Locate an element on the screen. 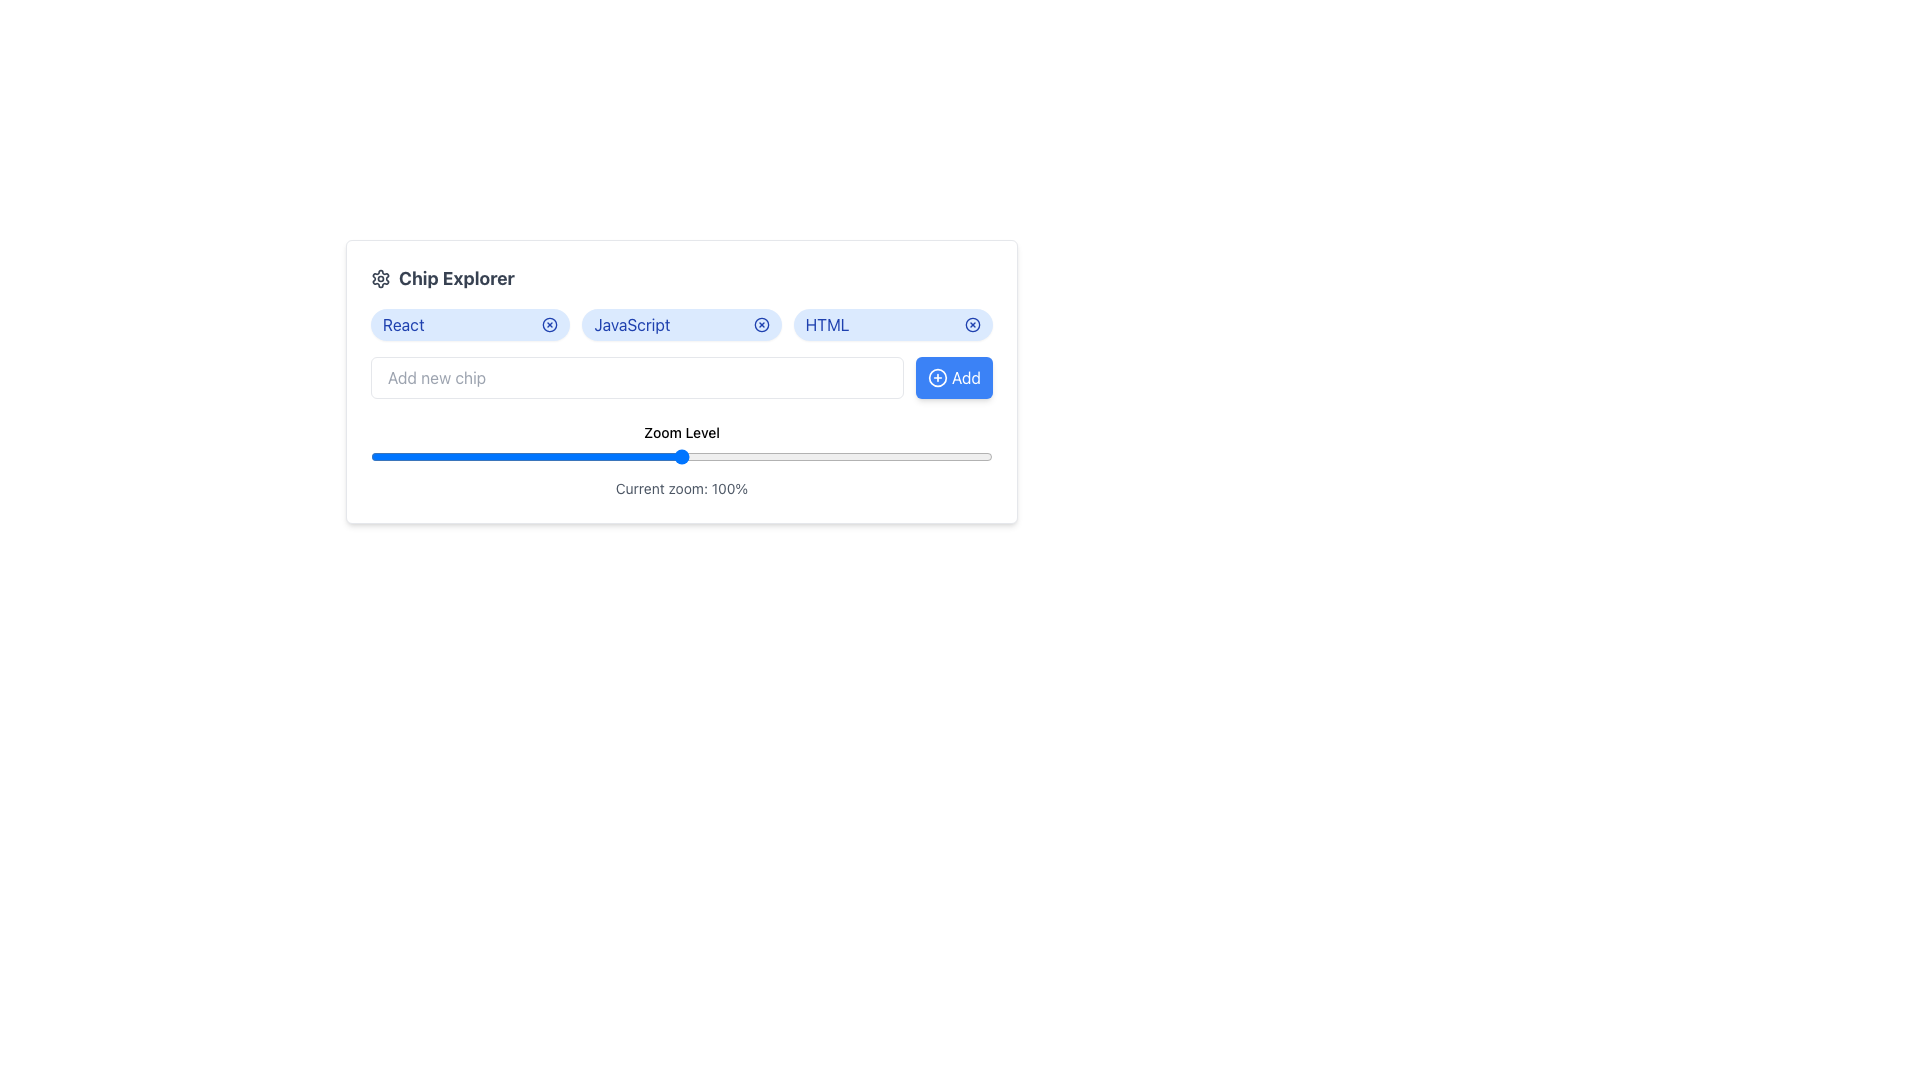  the text label displaying 'HTML' in bold font with a blue text color, which is part of a chip-like UI component with rounded corners is located at coordinates (827, 323).